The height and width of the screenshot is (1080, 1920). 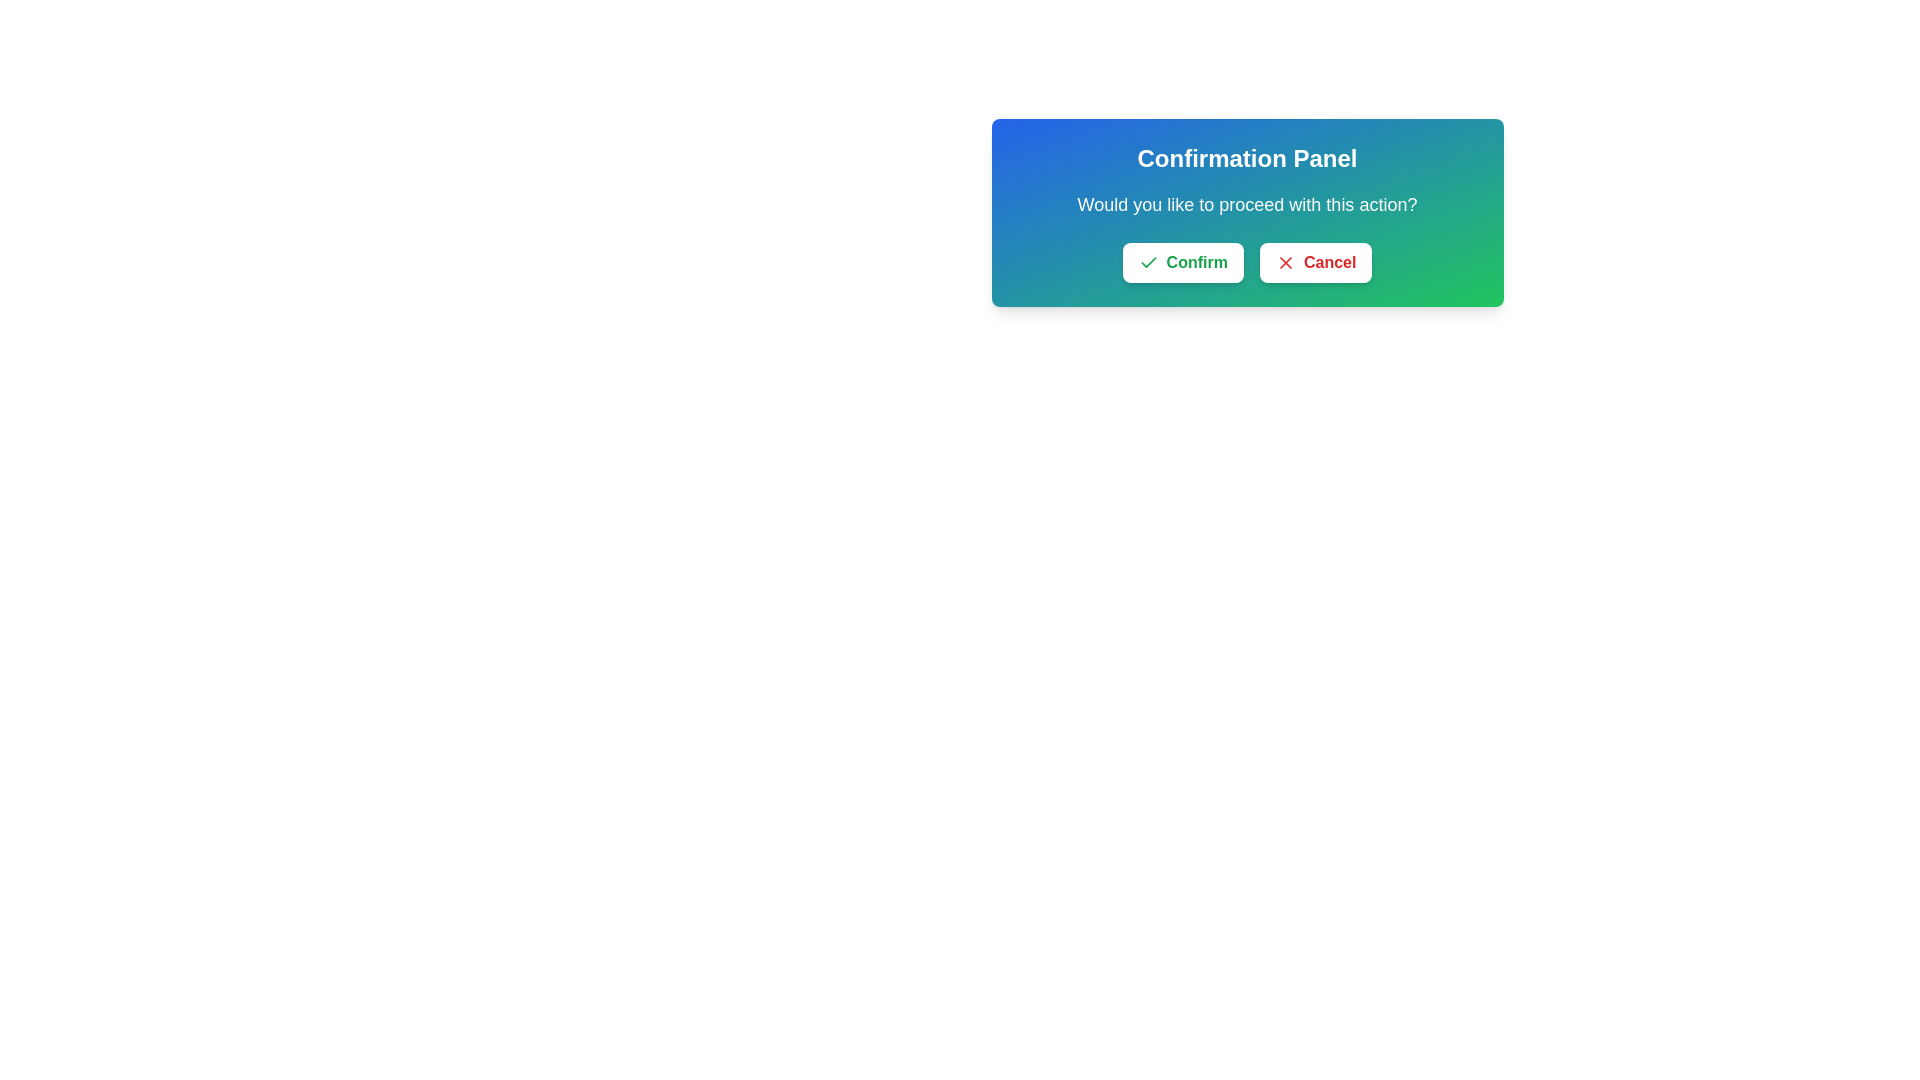 I want to click on text label that serves as the title of the confirmation dialog, positioned at the top of the dialog interface, so click(x=1246, y=157).